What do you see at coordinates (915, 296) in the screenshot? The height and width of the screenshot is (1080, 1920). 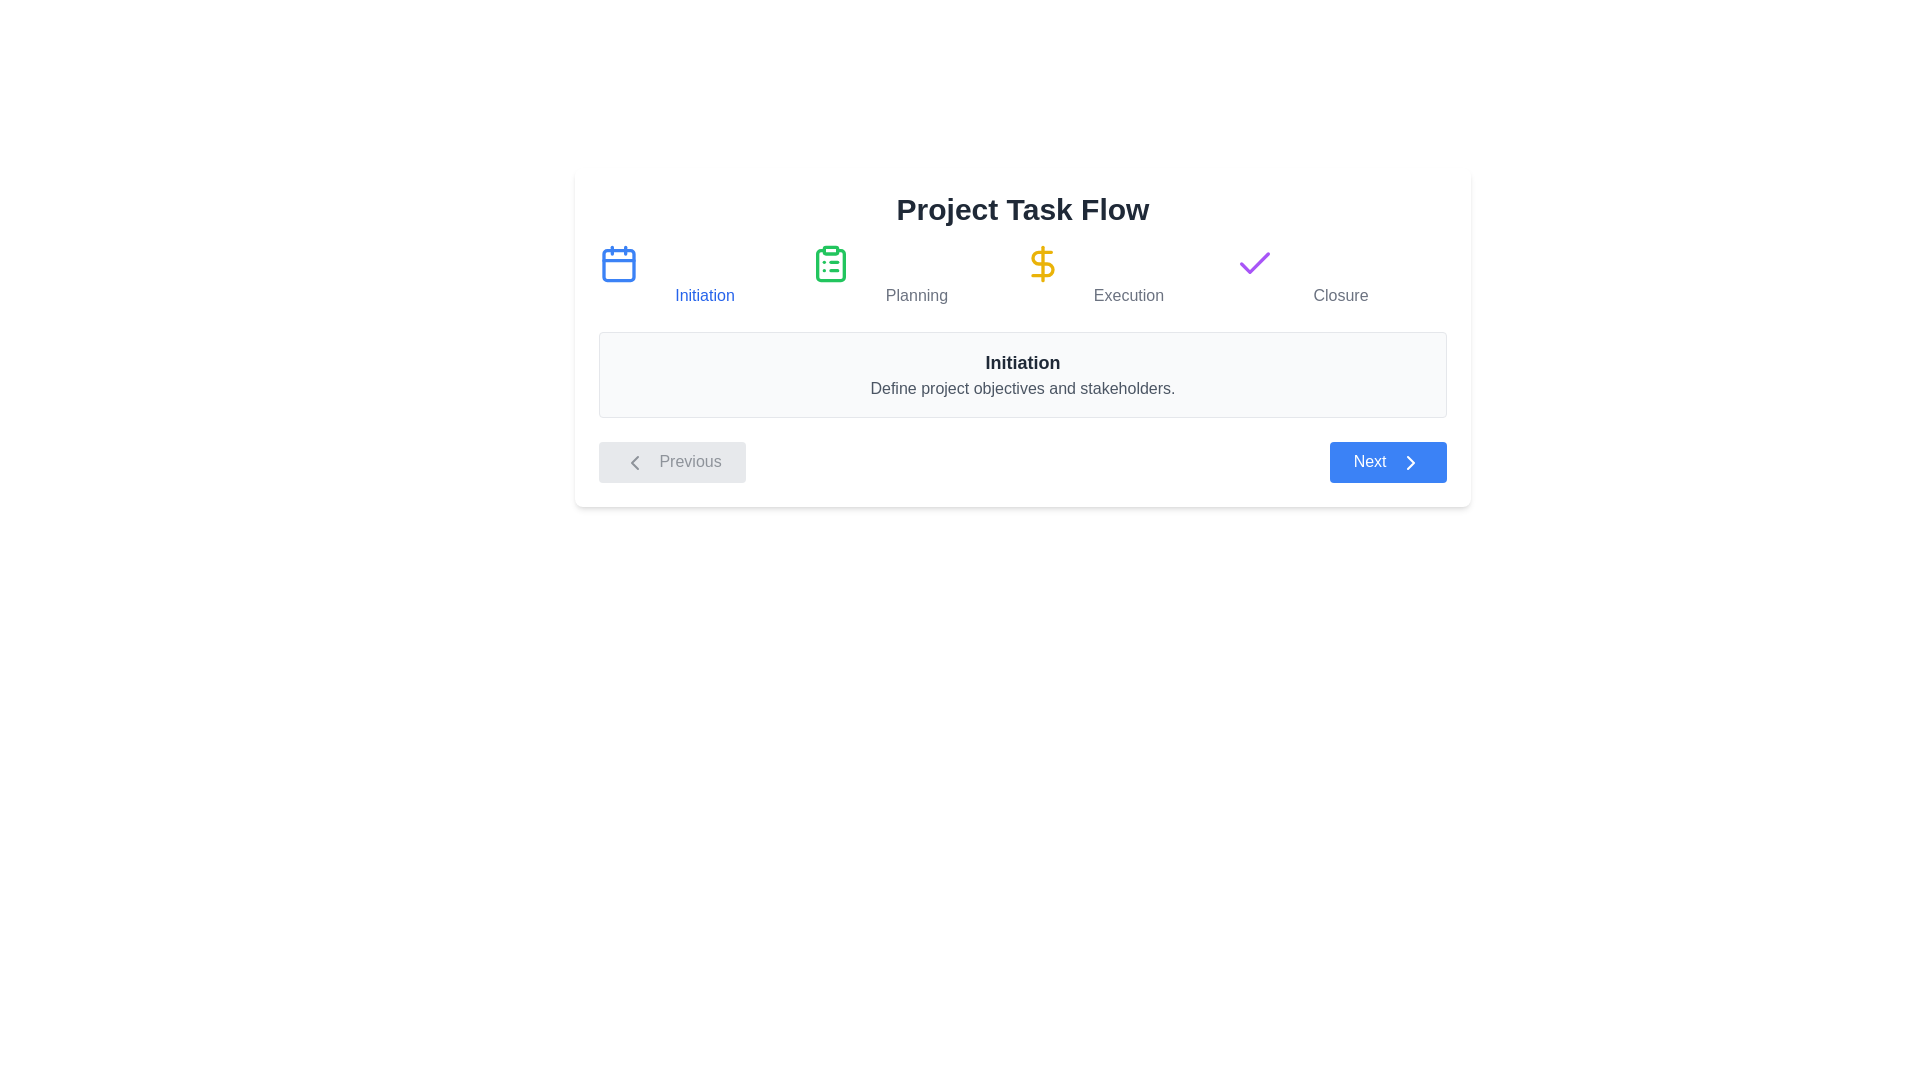 I see `the 'Planning' text label located in the middle section of the navigation bar for the project task flow, which is styled in gray color and positioned below a green clipboard icon` at bounding box center [915, 296].